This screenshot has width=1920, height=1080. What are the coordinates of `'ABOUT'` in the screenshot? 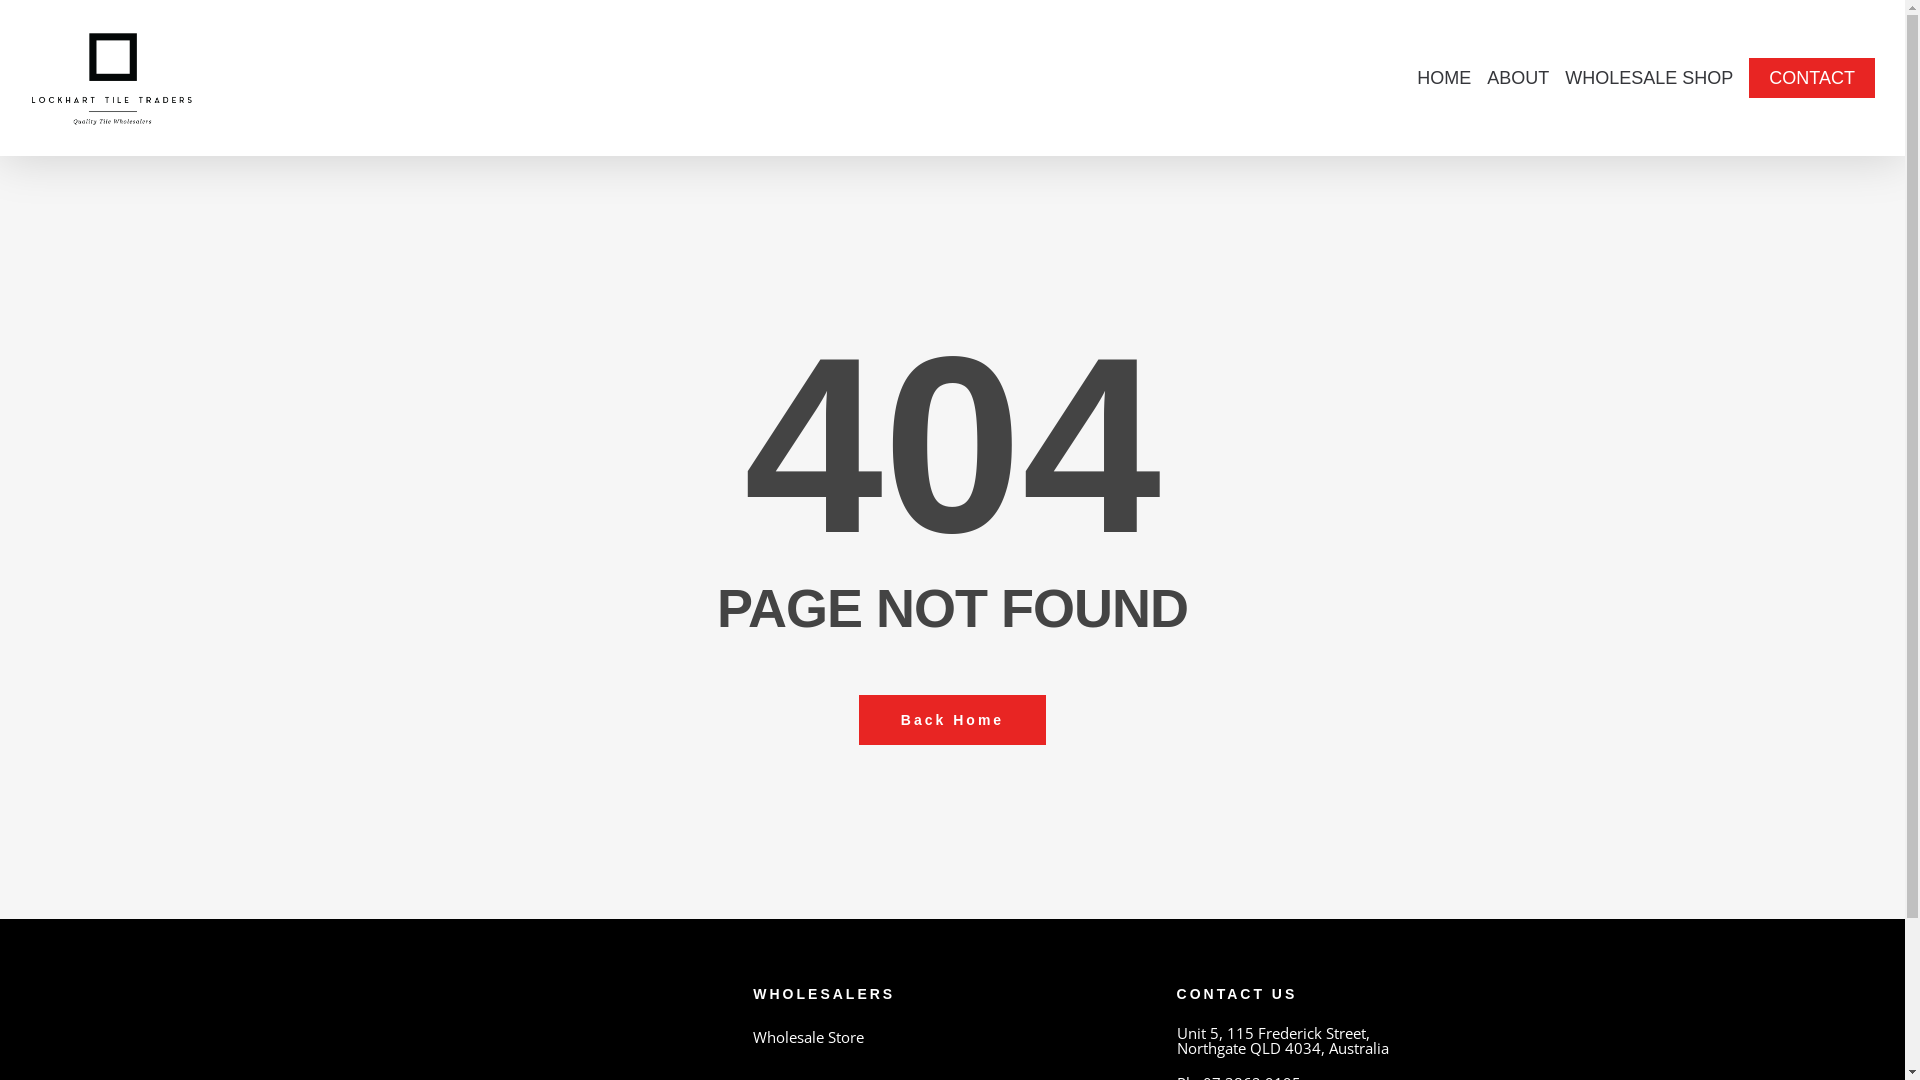 It's located at (1517, 76).